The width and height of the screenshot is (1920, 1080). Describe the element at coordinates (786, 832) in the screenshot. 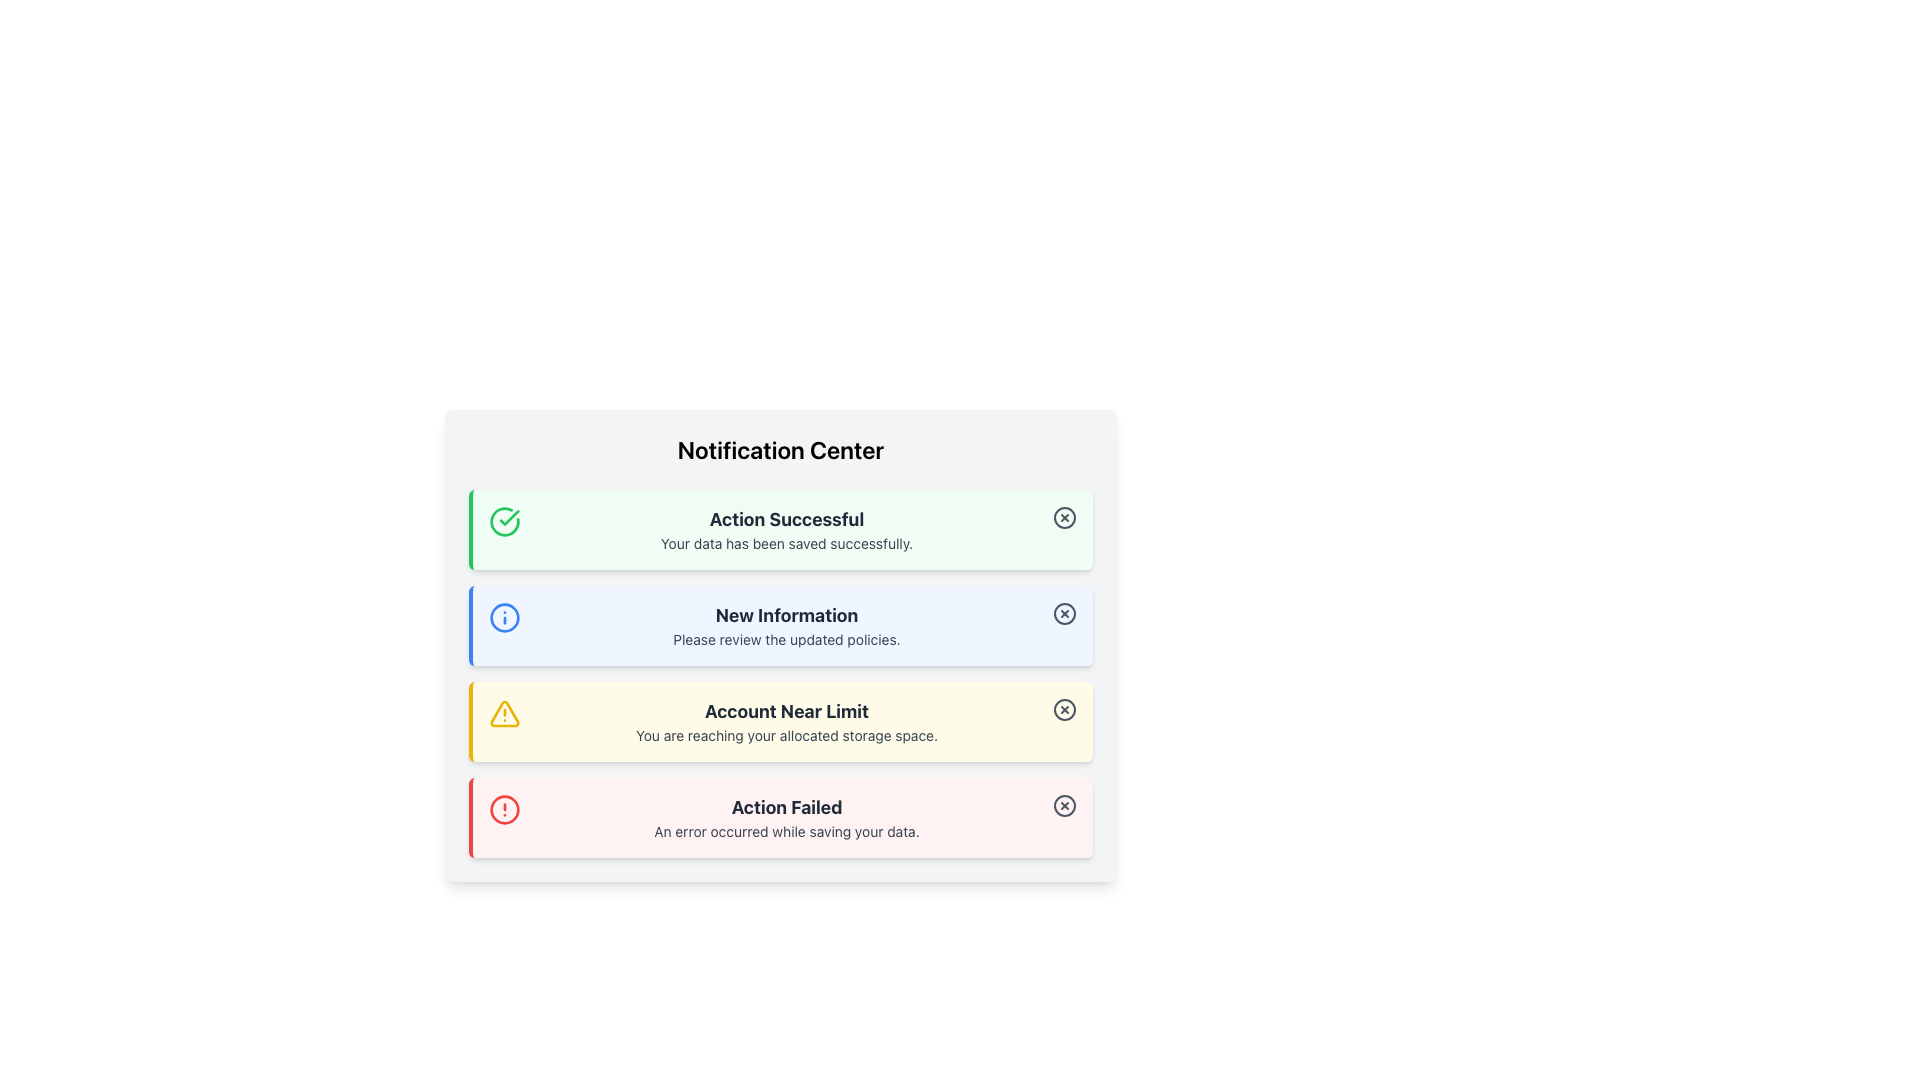

I see `text label that displays 'An error occurred while saving your data.' located under the heading 'Action Failed' in the notification center interface` at that location.